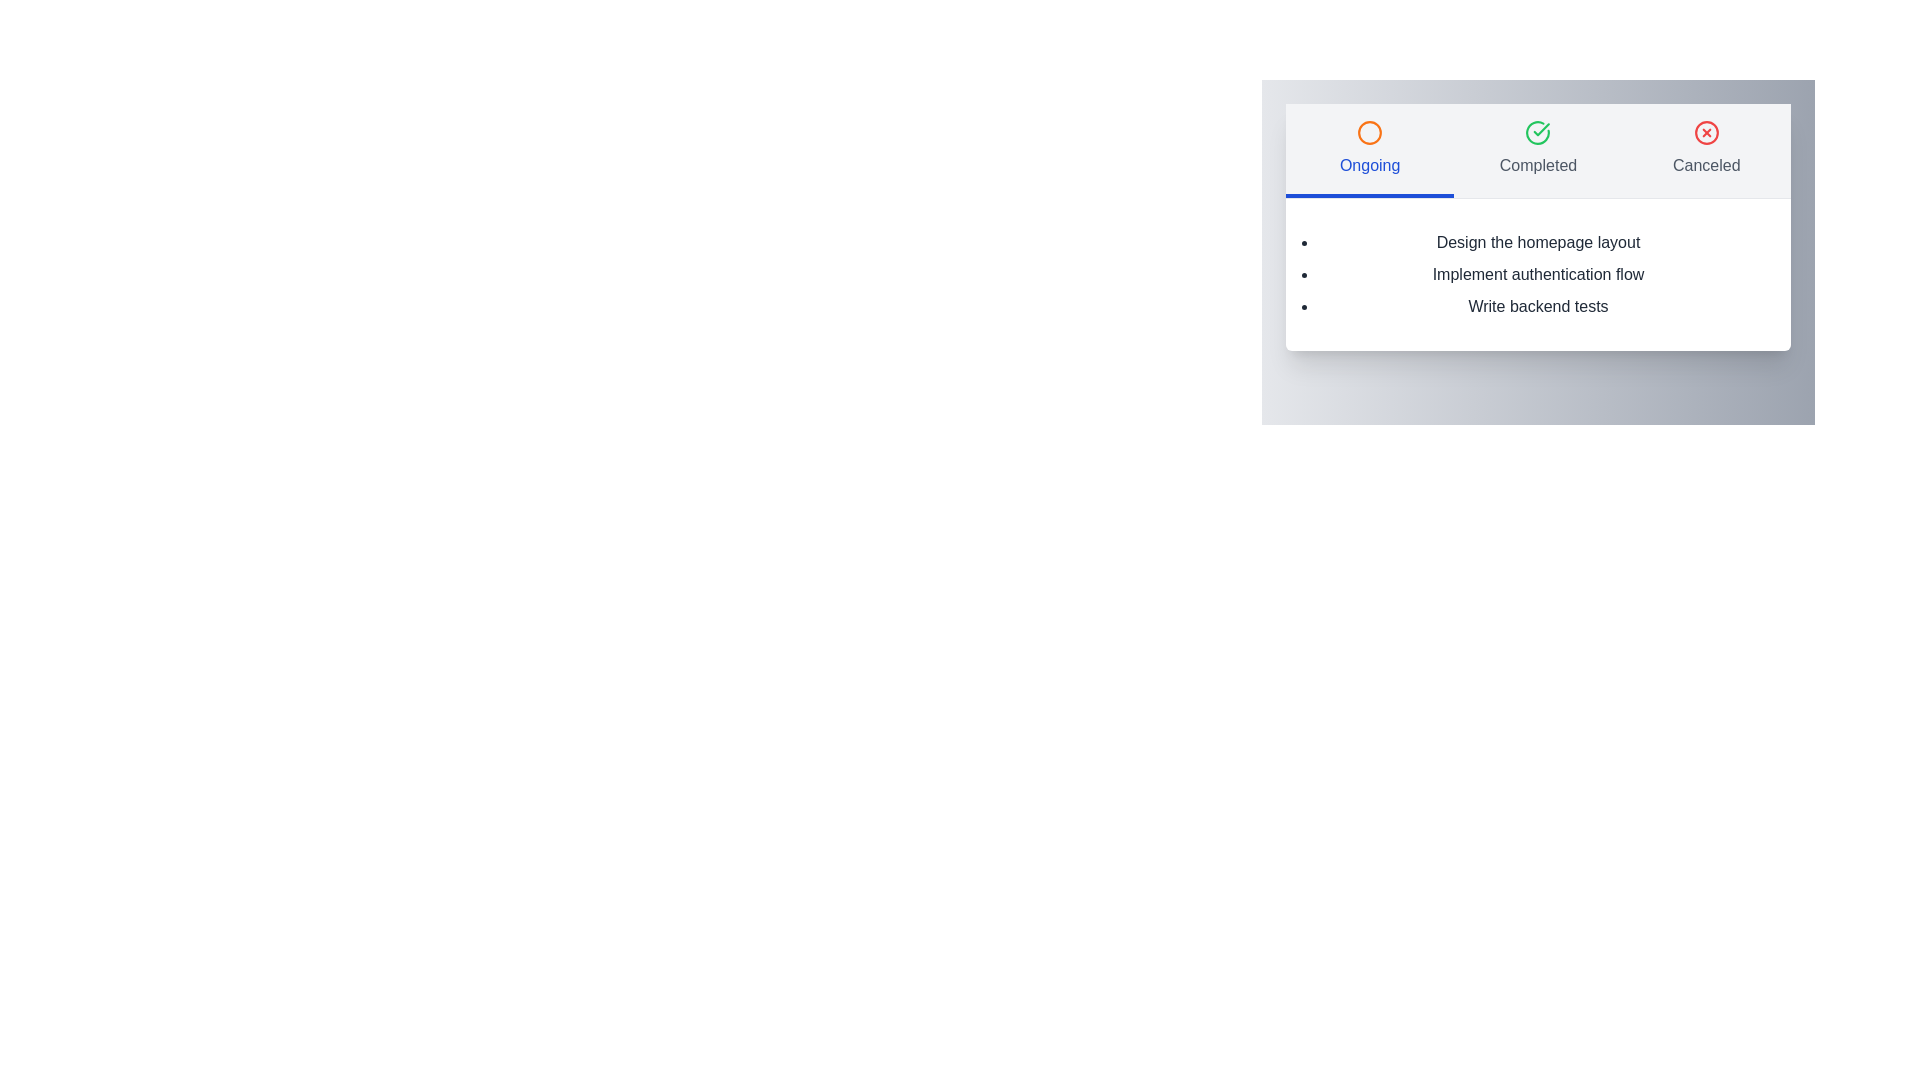 The height and width of the screenshot is (1080, 1920). I want to click on the tab labeled Completed to reveal additional tooltips or effects, so click(1537, 149).